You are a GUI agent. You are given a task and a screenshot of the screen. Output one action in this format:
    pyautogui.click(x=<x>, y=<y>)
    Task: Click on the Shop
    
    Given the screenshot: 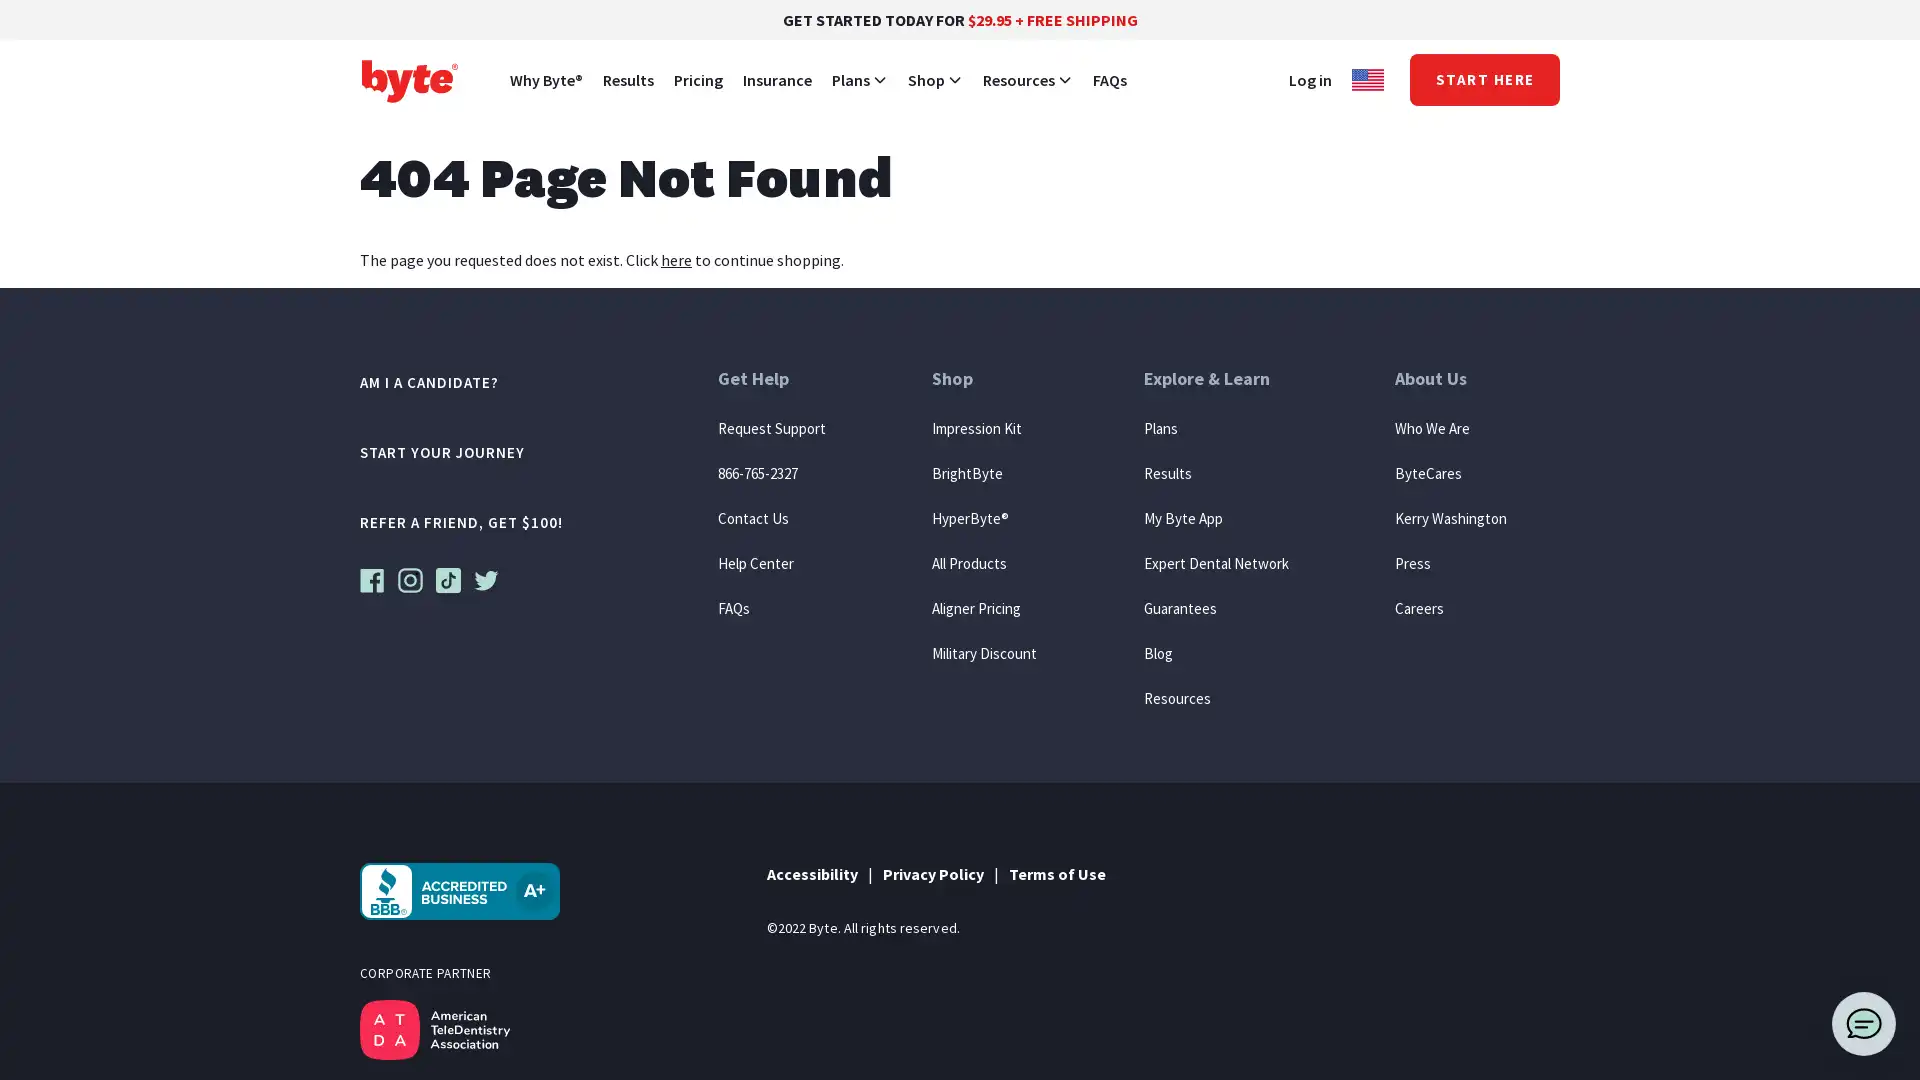 What is the action you would take?
    pyautogui.click(x=984, y=390)
    